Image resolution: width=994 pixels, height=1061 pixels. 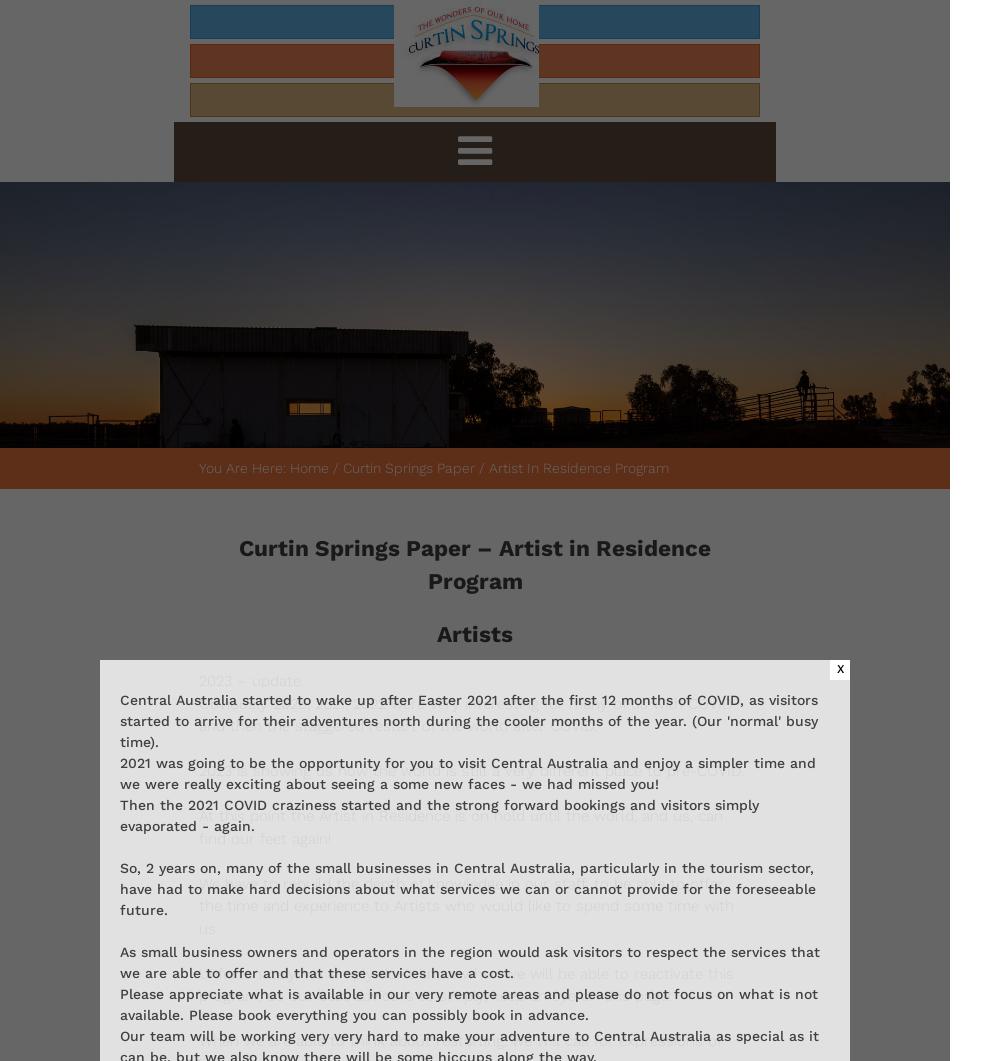 I want to click on '/', so click(x=334, y=468).